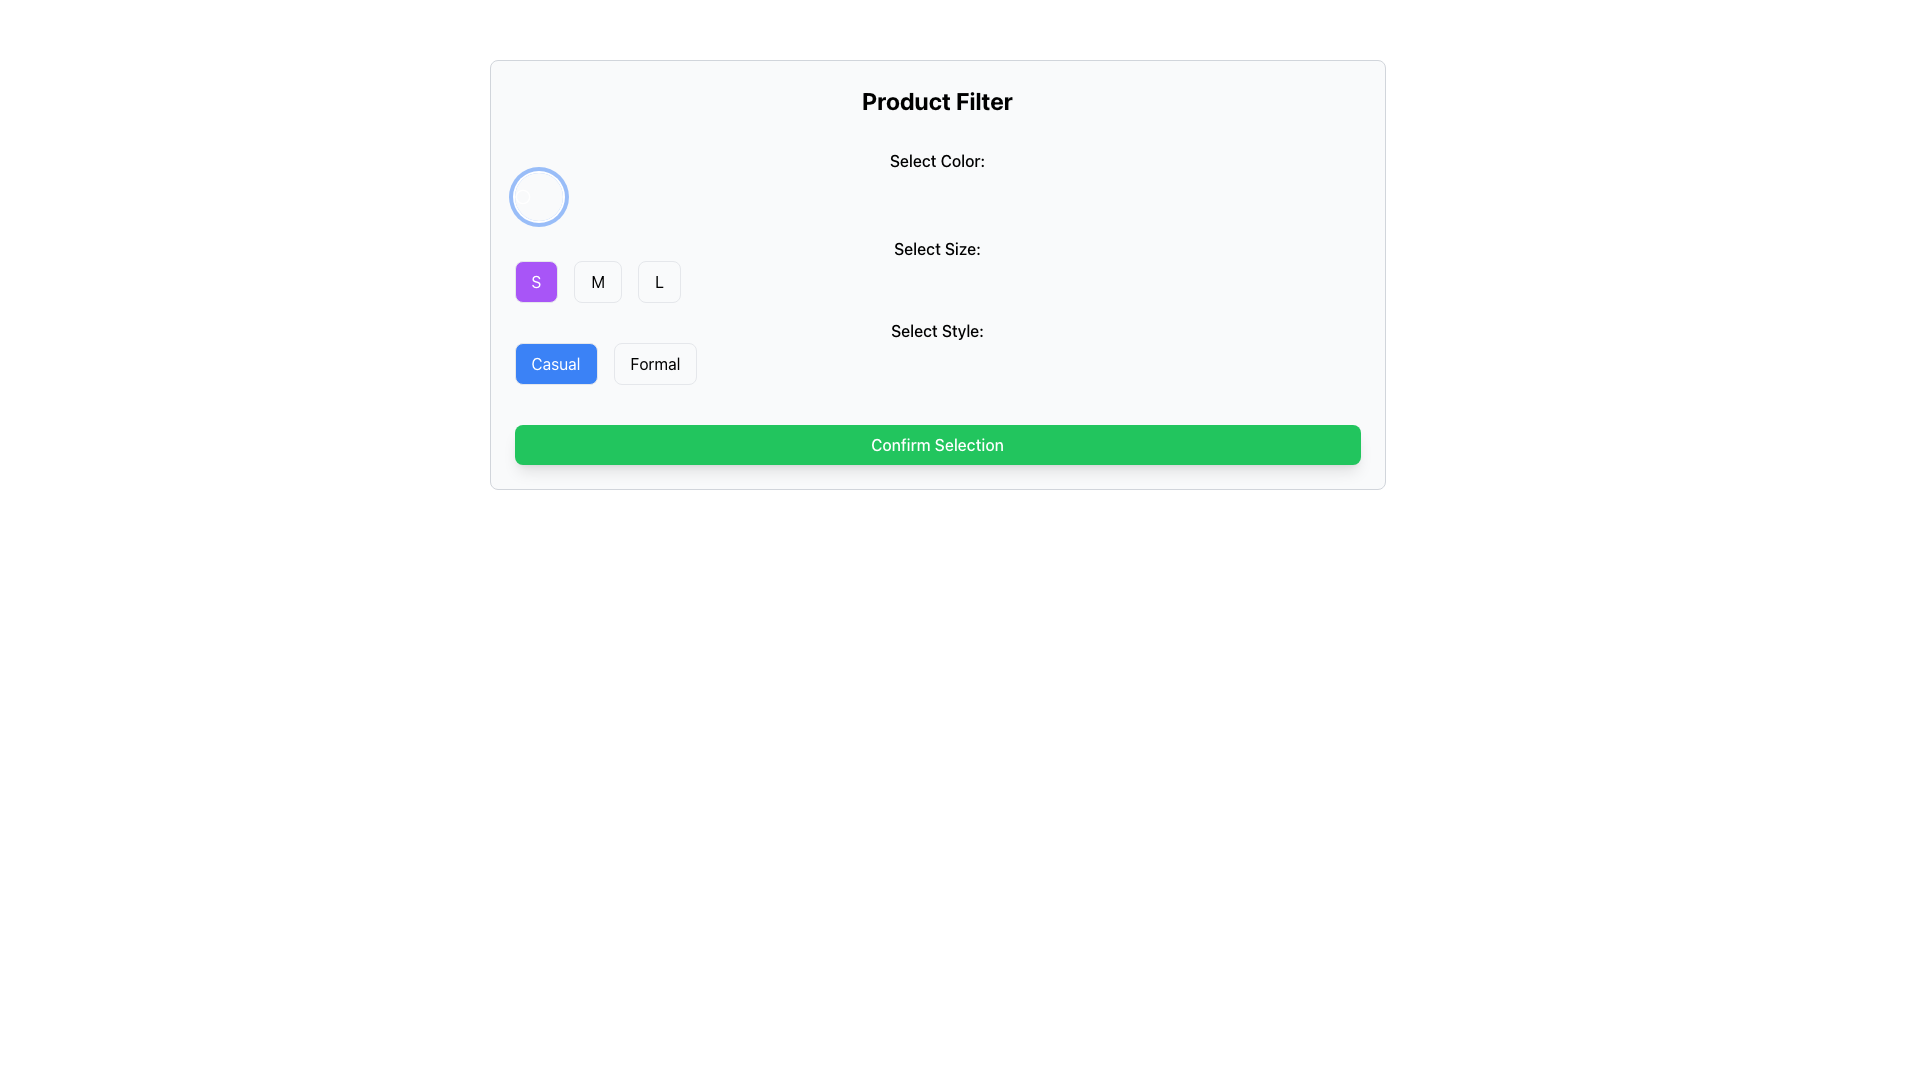  What do you see at coordinates (936, 274) in the screenshot?
I see `options from the dropdown menus within the light gray panel with rounded corners that contains multiple interactive components` at bounding box center [936, 274].